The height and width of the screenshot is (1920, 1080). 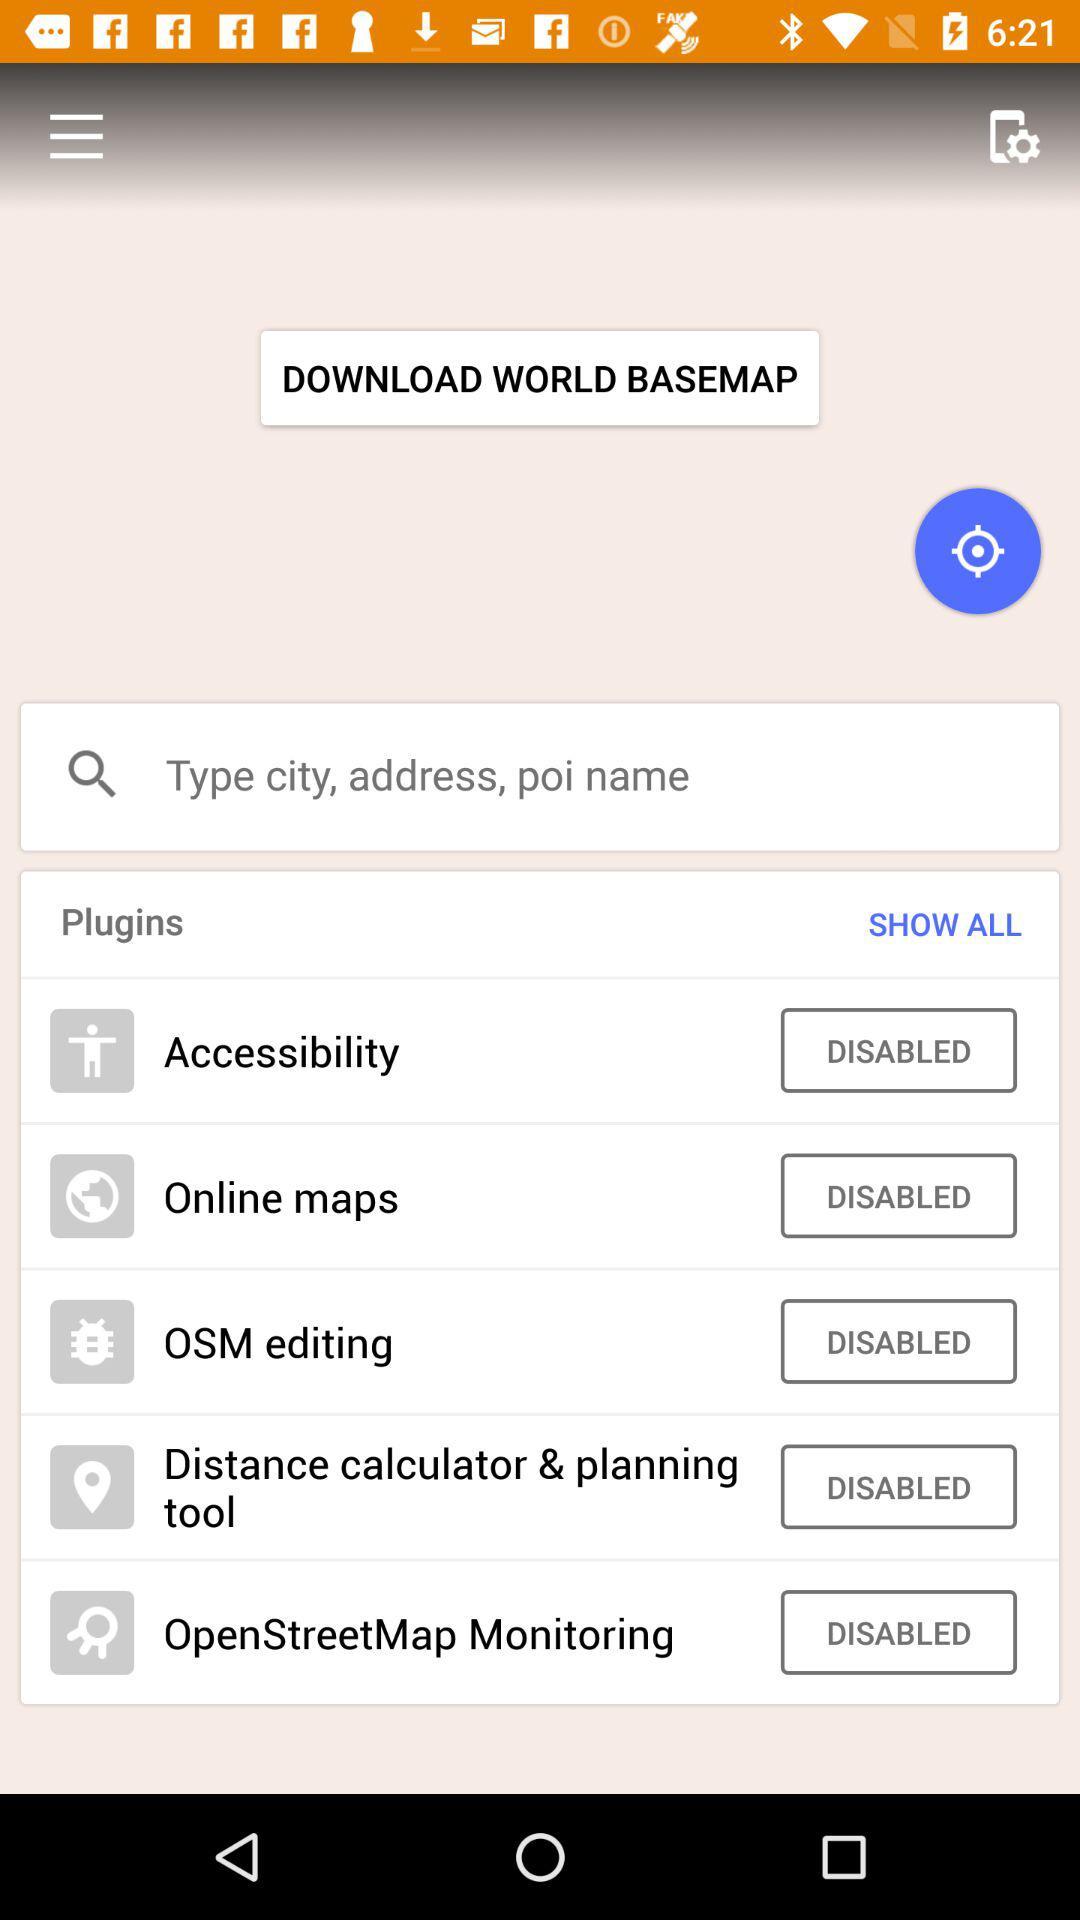 What do you see at coordinates (977, 551) in the screenshot?
I see `the icon above the type city address` at bounding box center [977, 551].